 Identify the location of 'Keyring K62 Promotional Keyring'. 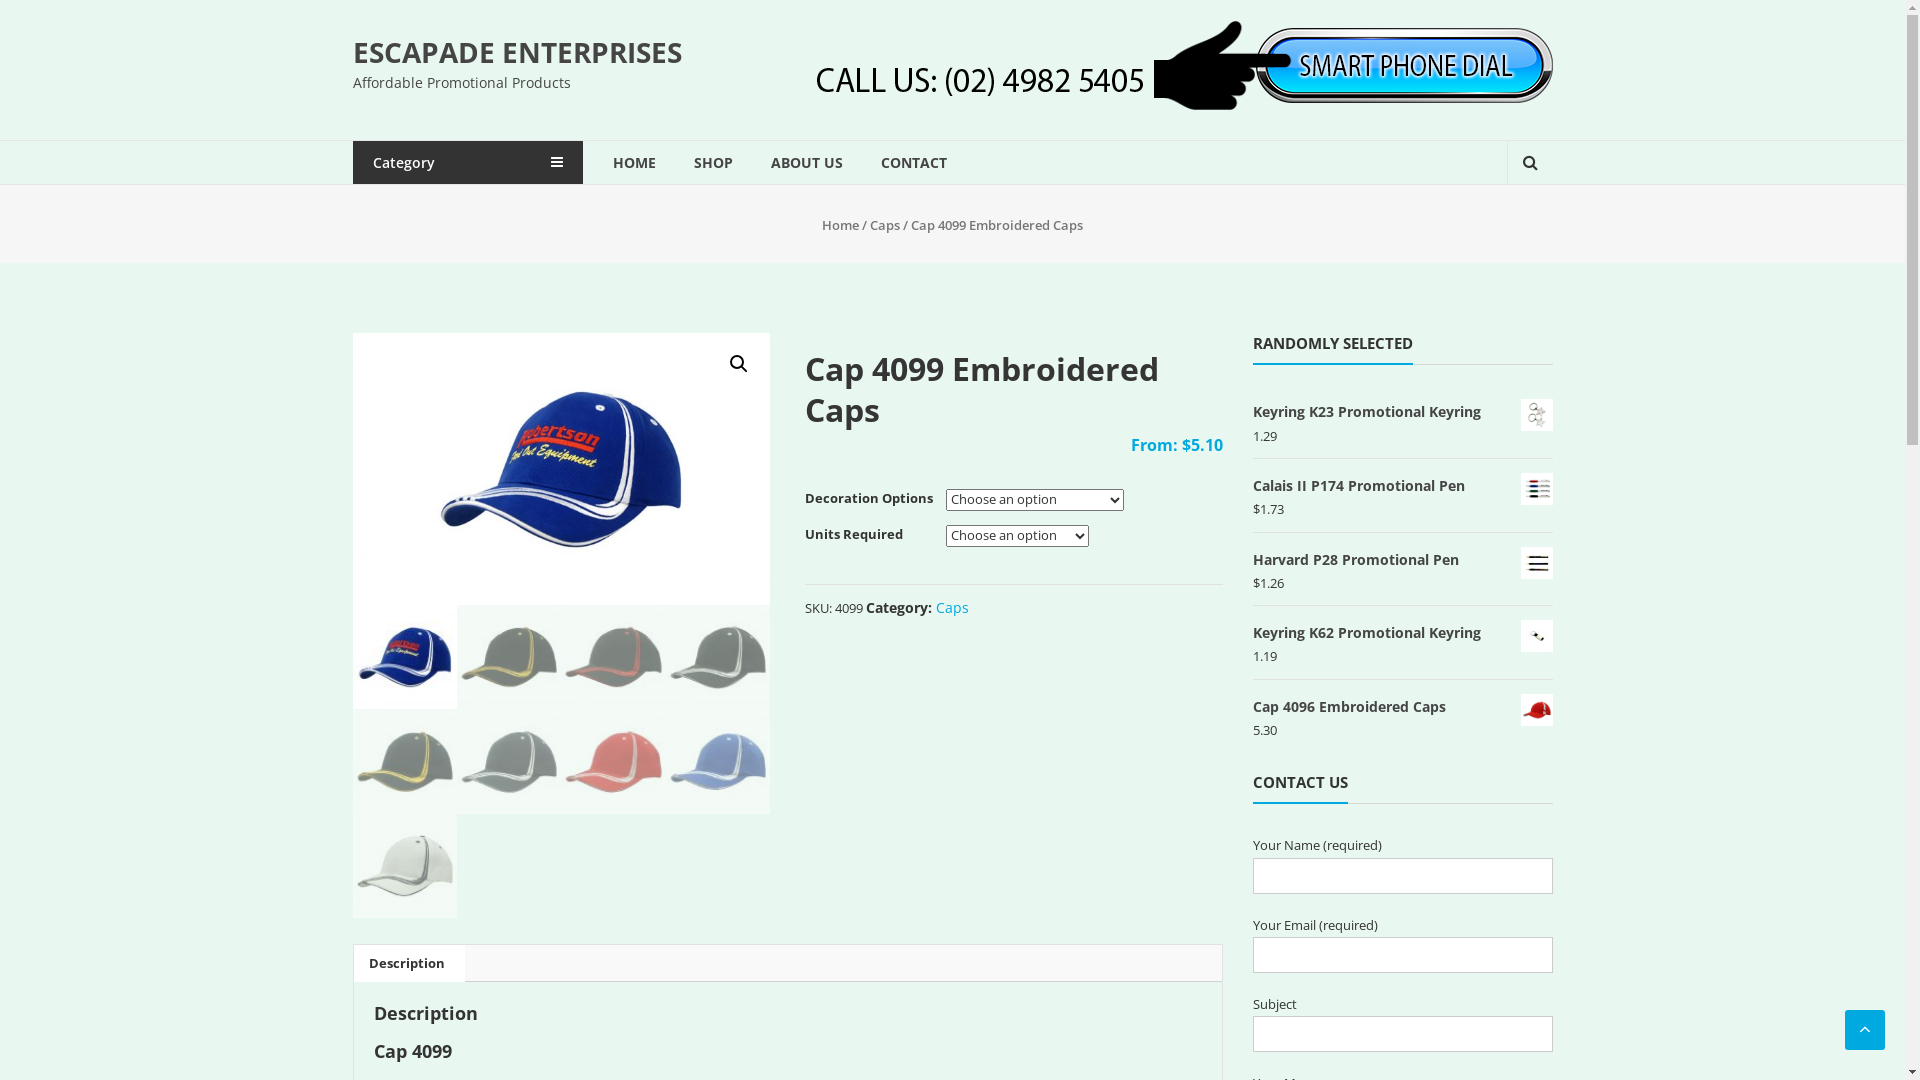
(1251, 632).